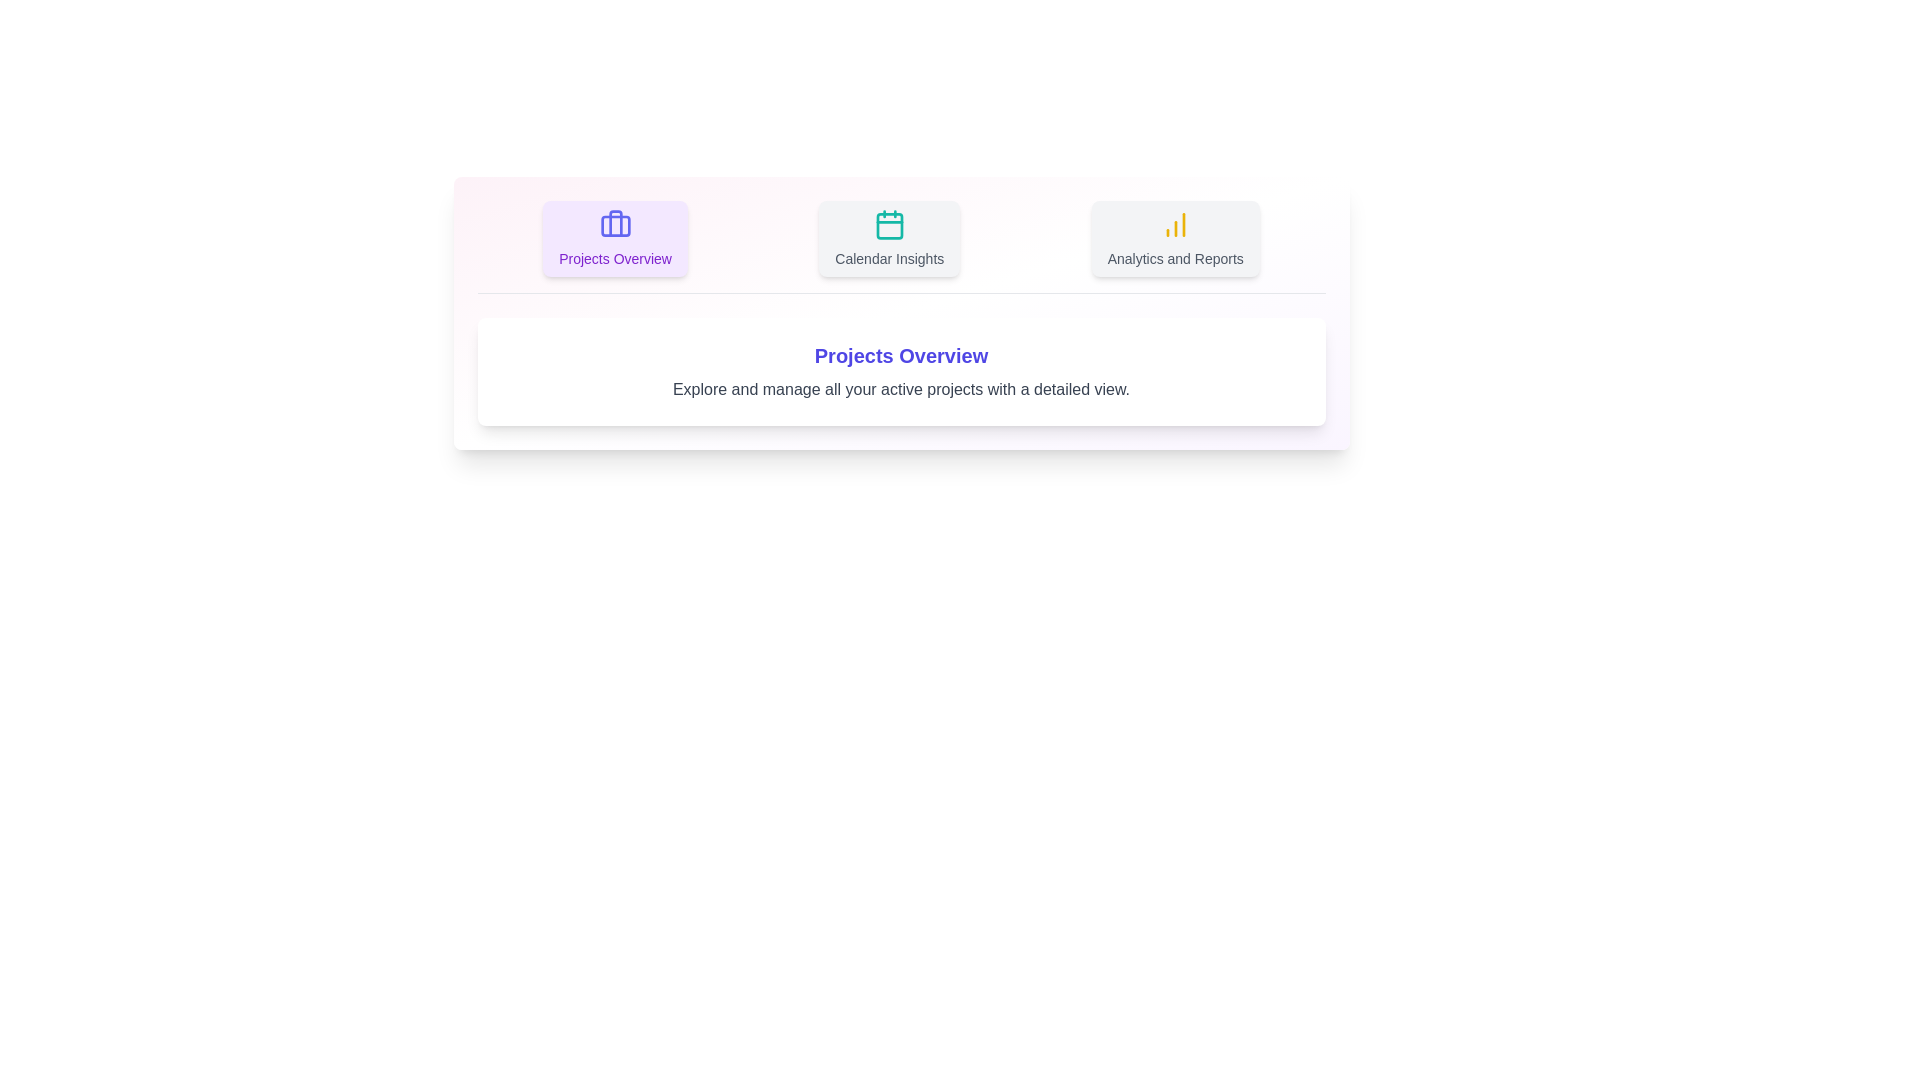 The width and height of the screenshot is (1920, 1080). I want to click on the tab labeled 'Analytics and Reports' to observe the visual feedback, so click(1175, 238).